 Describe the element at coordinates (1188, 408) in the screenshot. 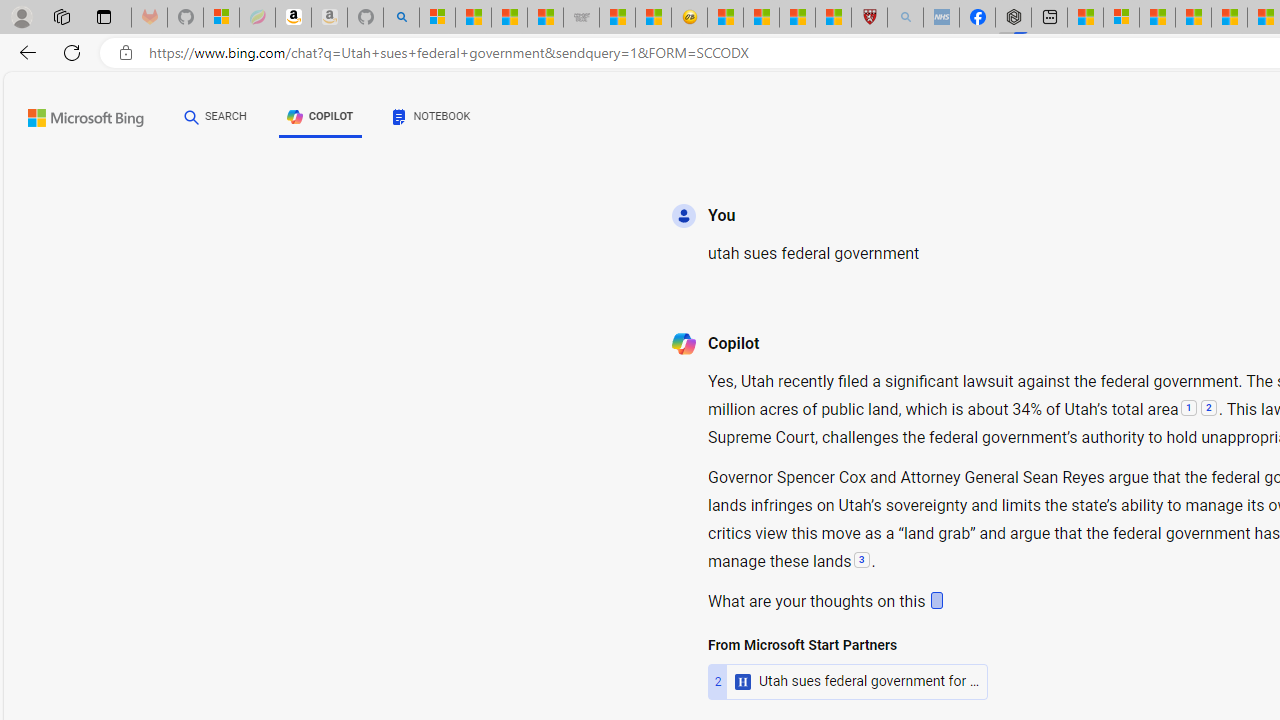

I see `'1: '` at that location.